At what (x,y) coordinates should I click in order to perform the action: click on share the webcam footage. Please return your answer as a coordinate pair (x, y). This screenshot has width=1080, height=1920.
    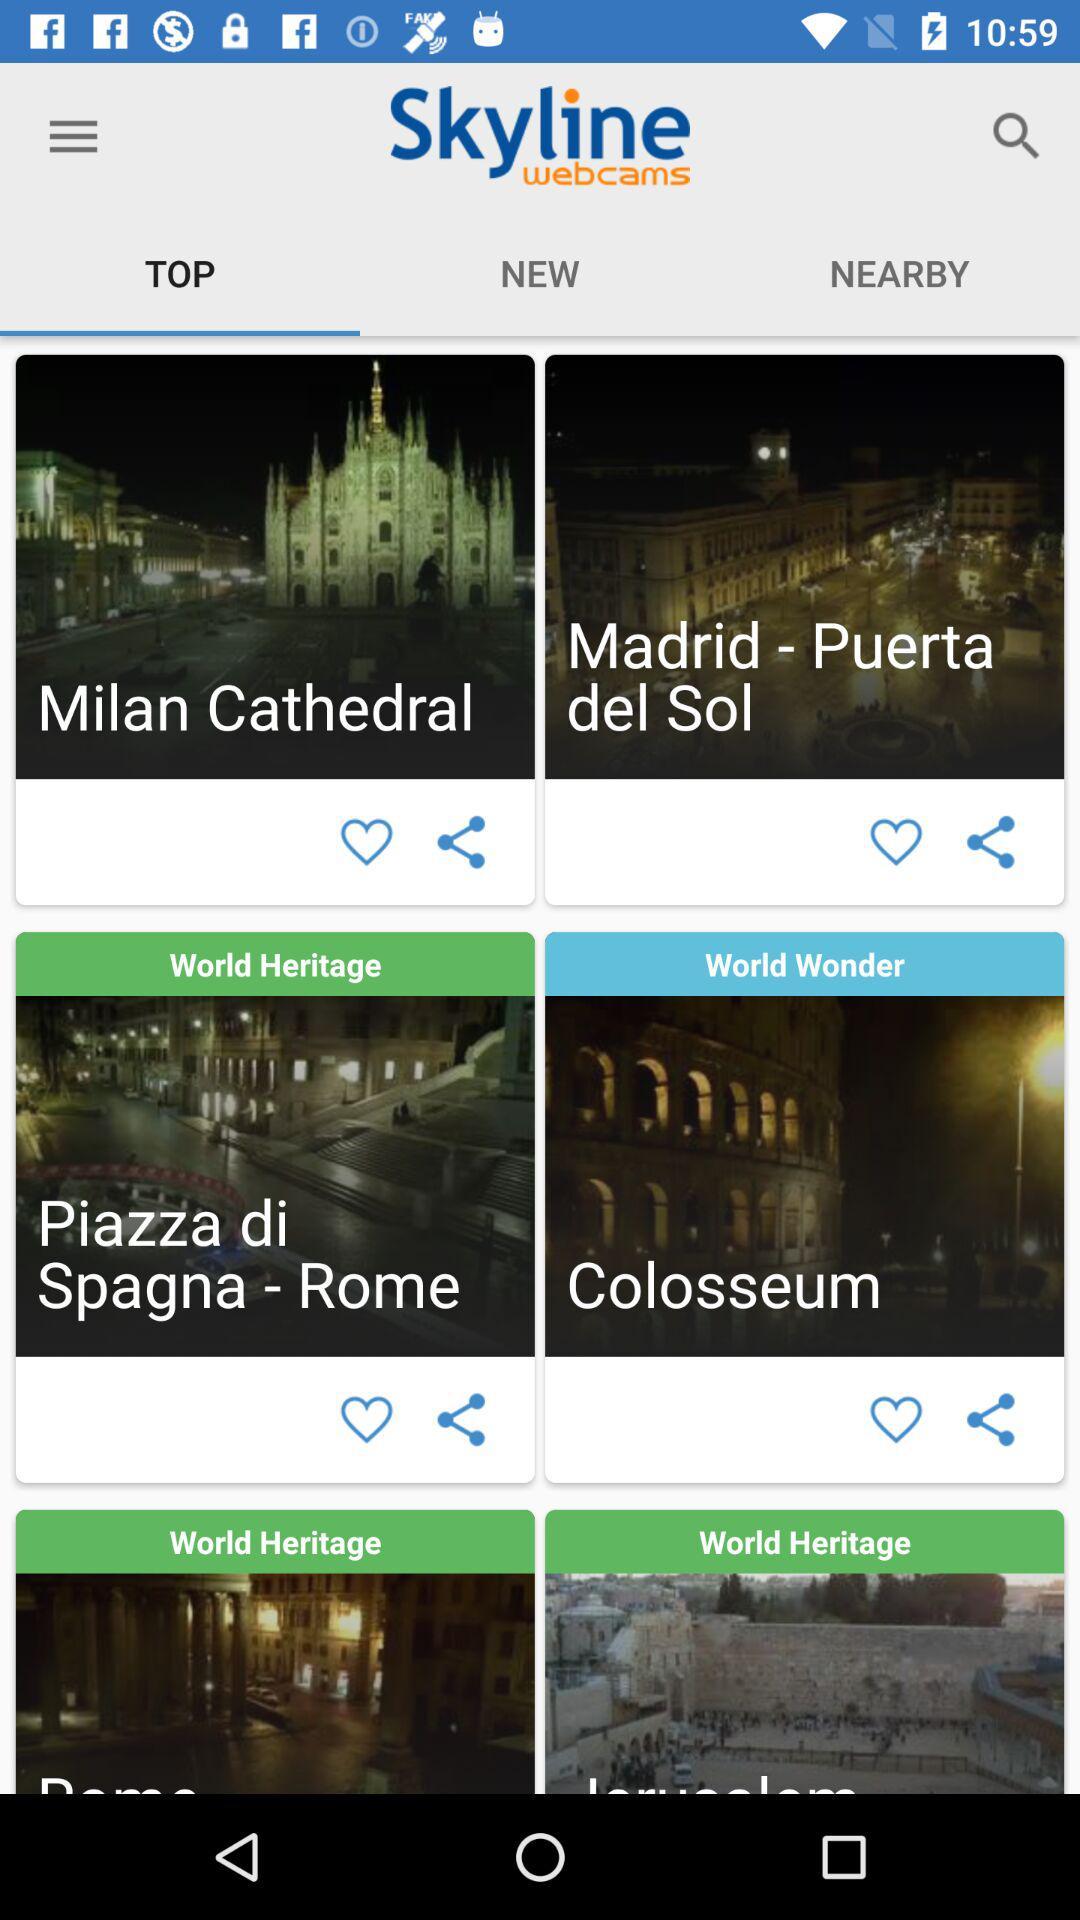
    Looking at the image, I should click on (990, 842).